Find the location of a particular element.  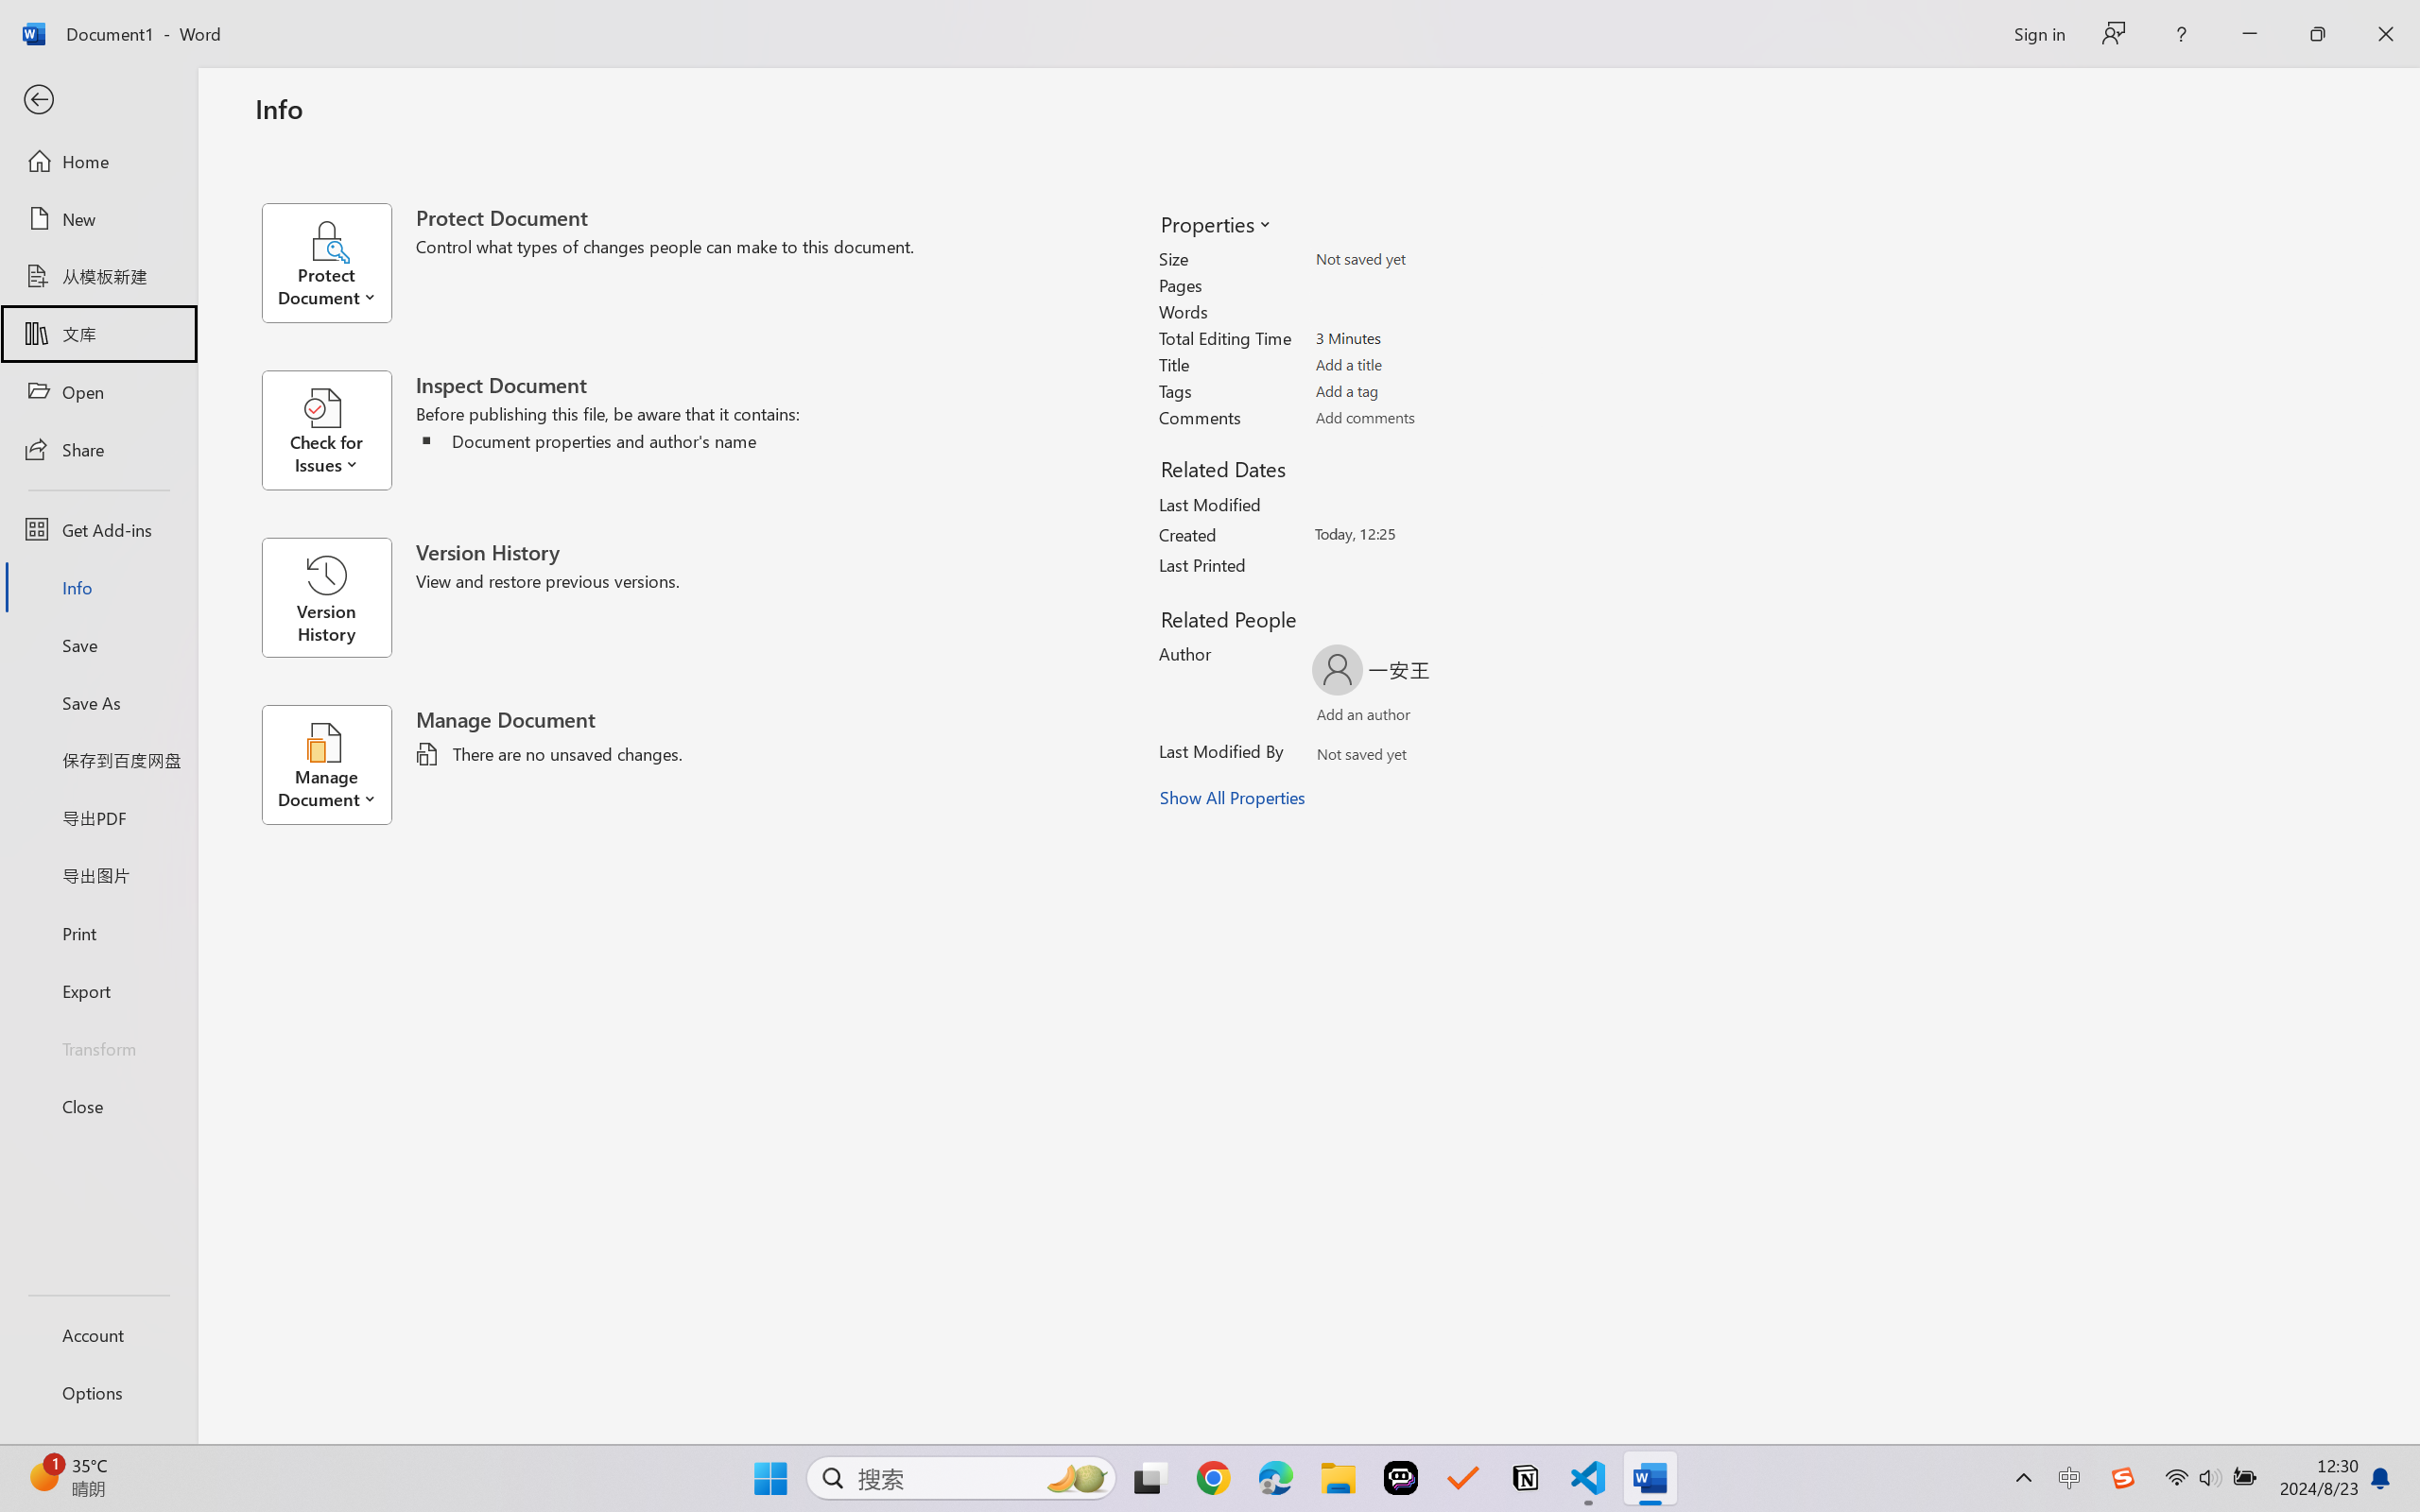

'Version History' is located at coordinates (326, 596).